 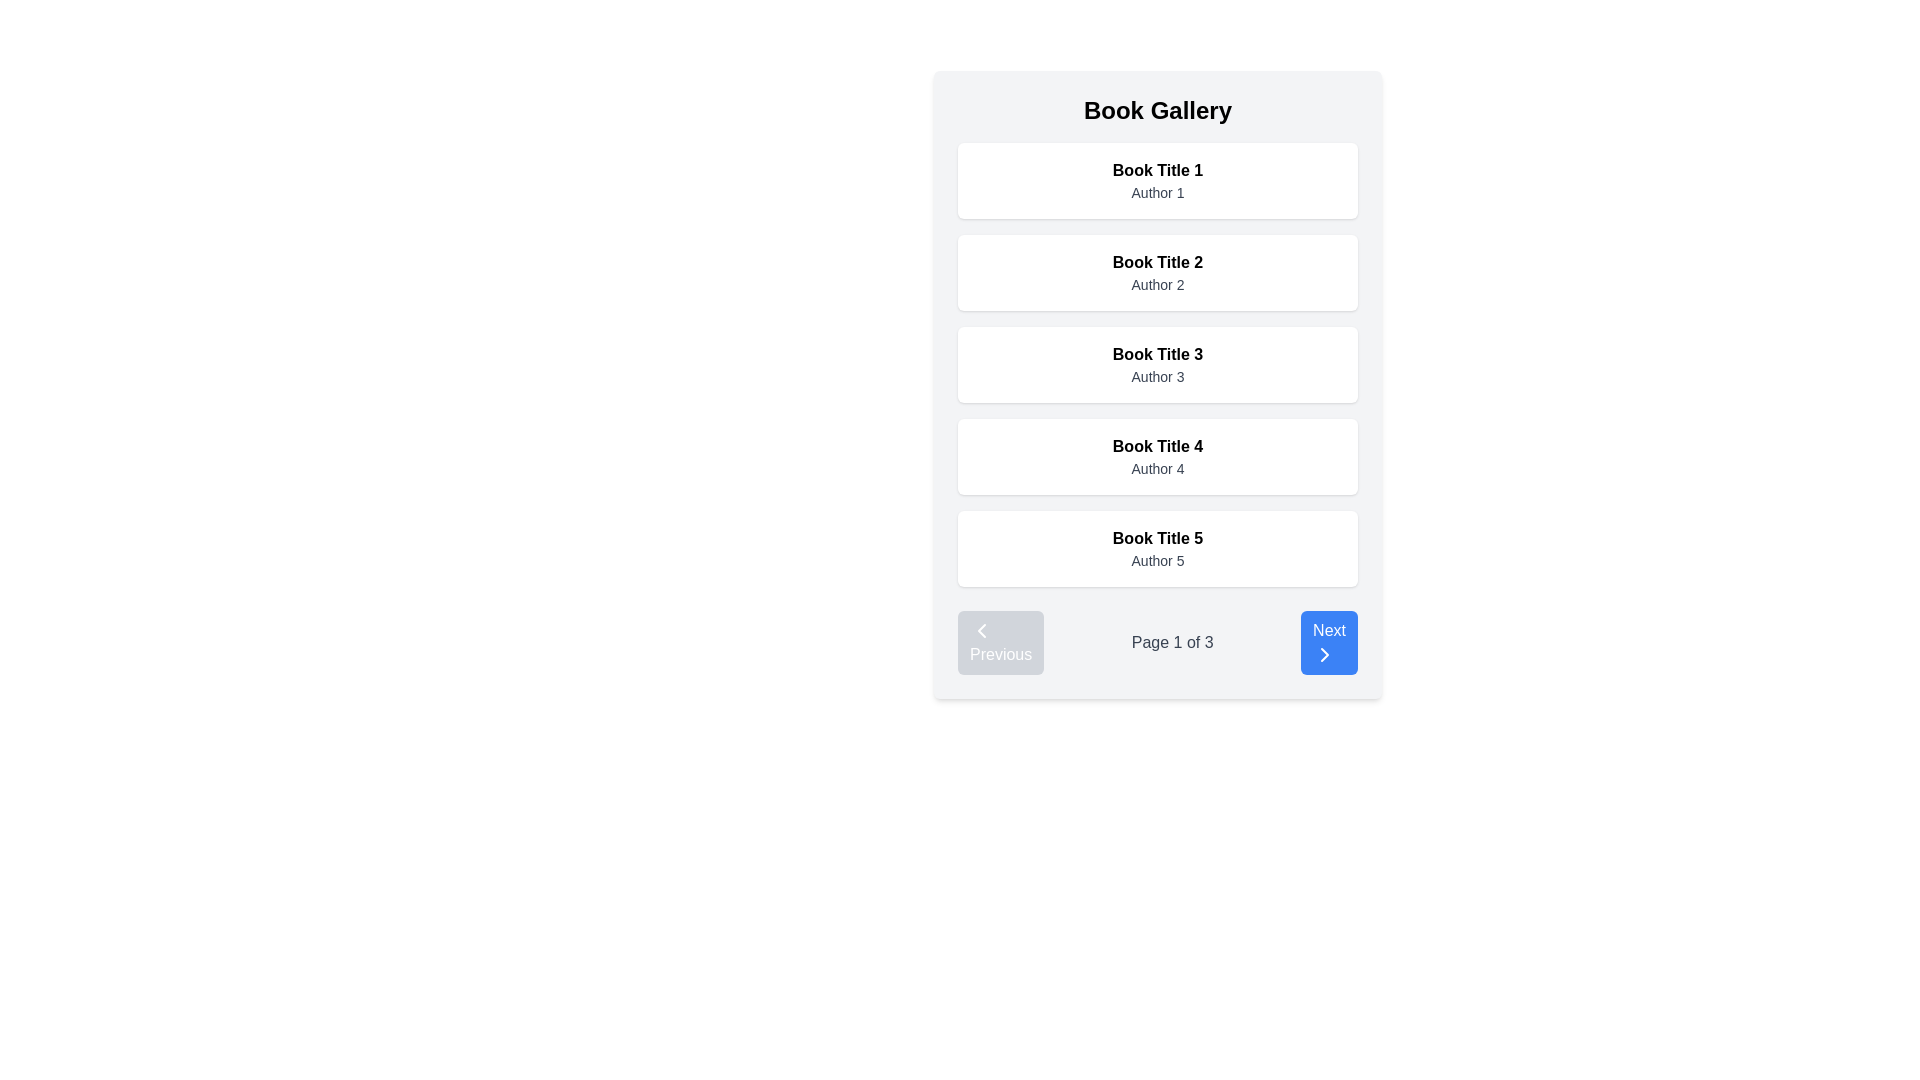 What do you see at coordinates (1157, 560) in the screenshot?
I see `the text in the author label located at the bottom of the card for 'Book Title 5' by clicking on its center point` at bounding box center [1157, 560].